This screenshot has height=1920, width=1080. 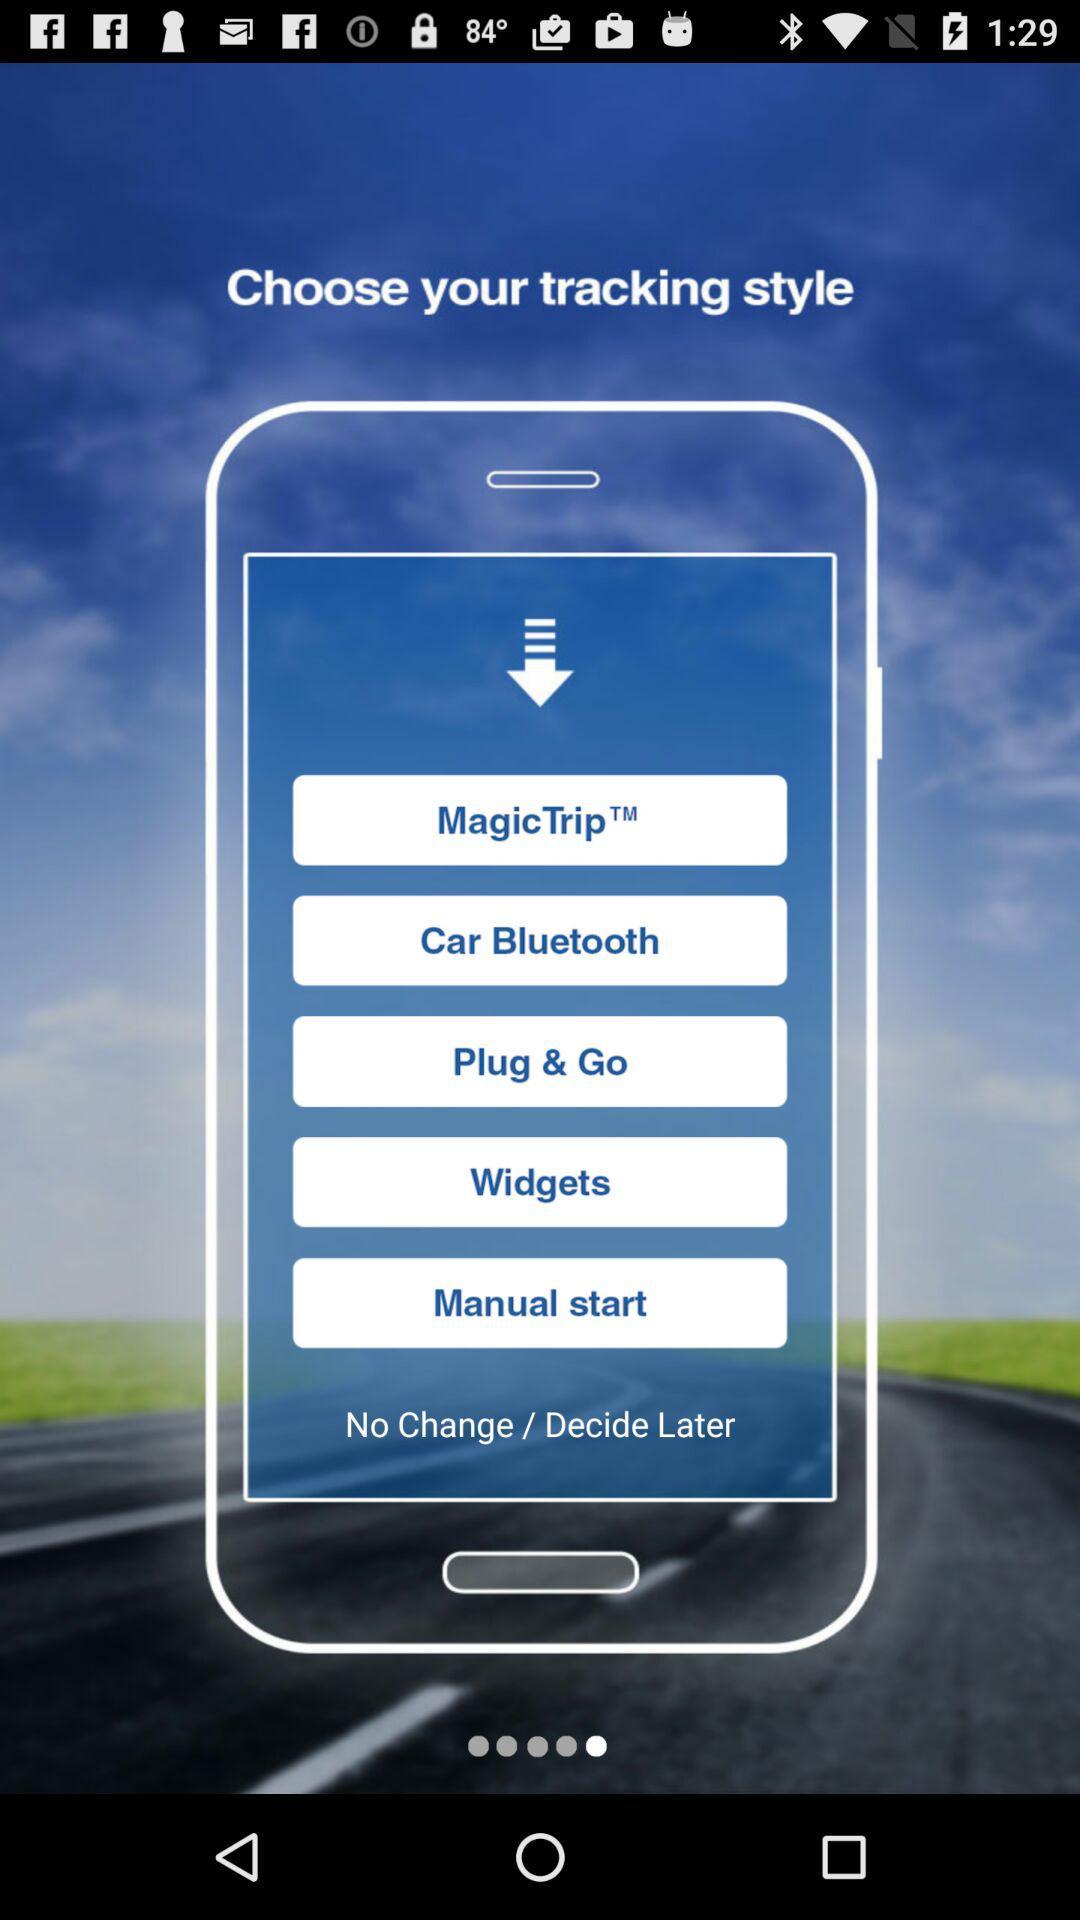 What do you see at coordinates (540, 1182) in the screenshot?
I see `access widgets` at bounding box center [540, 1182].